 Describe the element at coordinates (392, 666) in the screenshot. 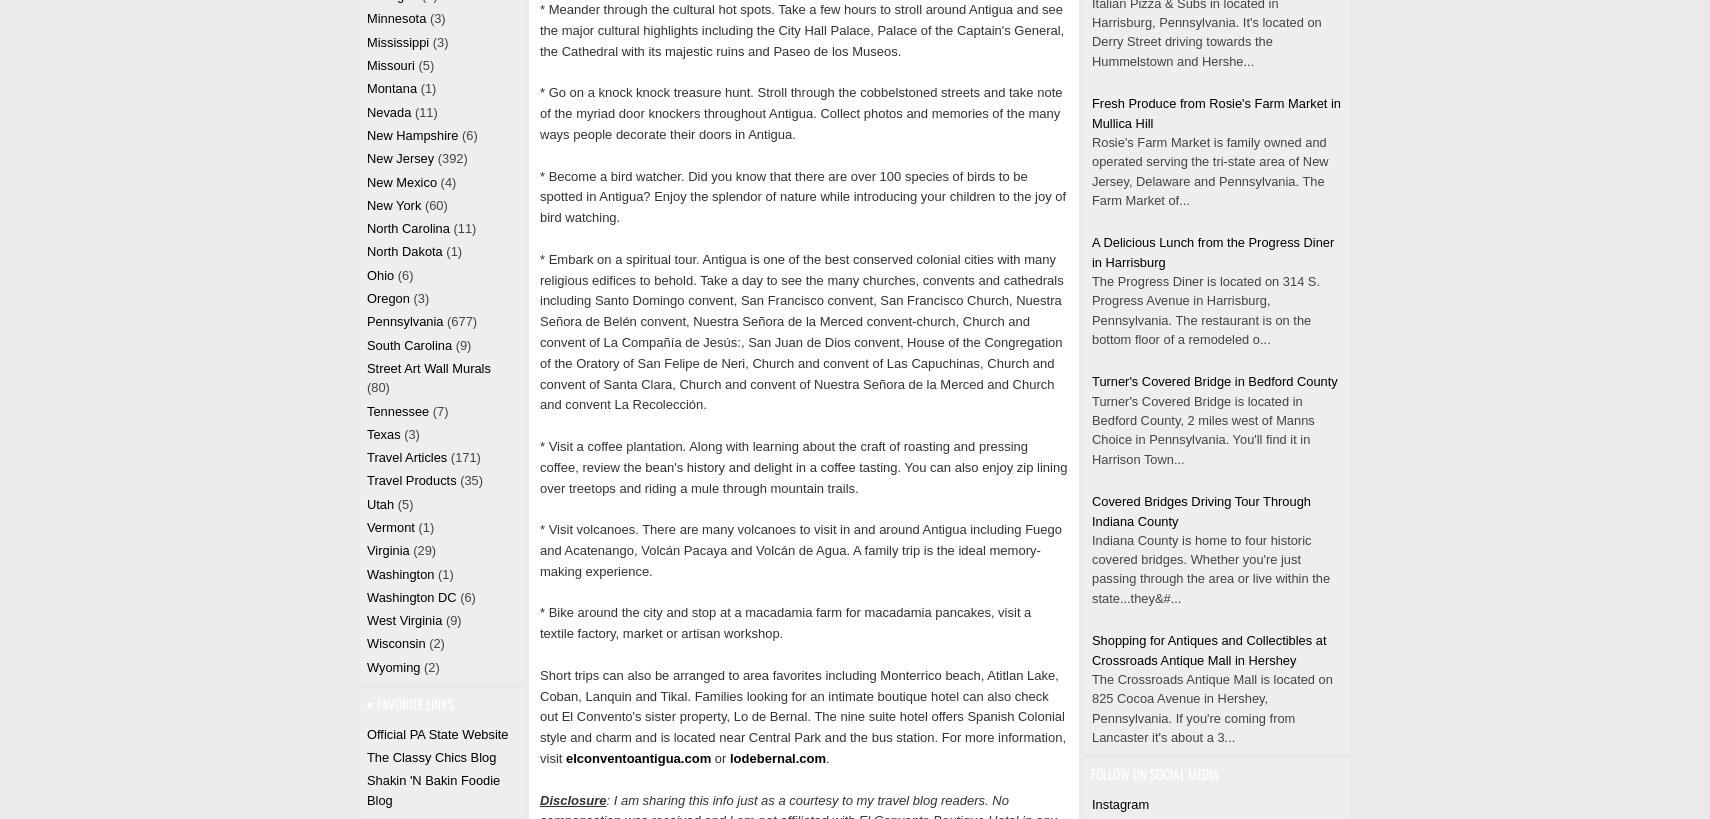

I see `'Wyoming'` at that location.